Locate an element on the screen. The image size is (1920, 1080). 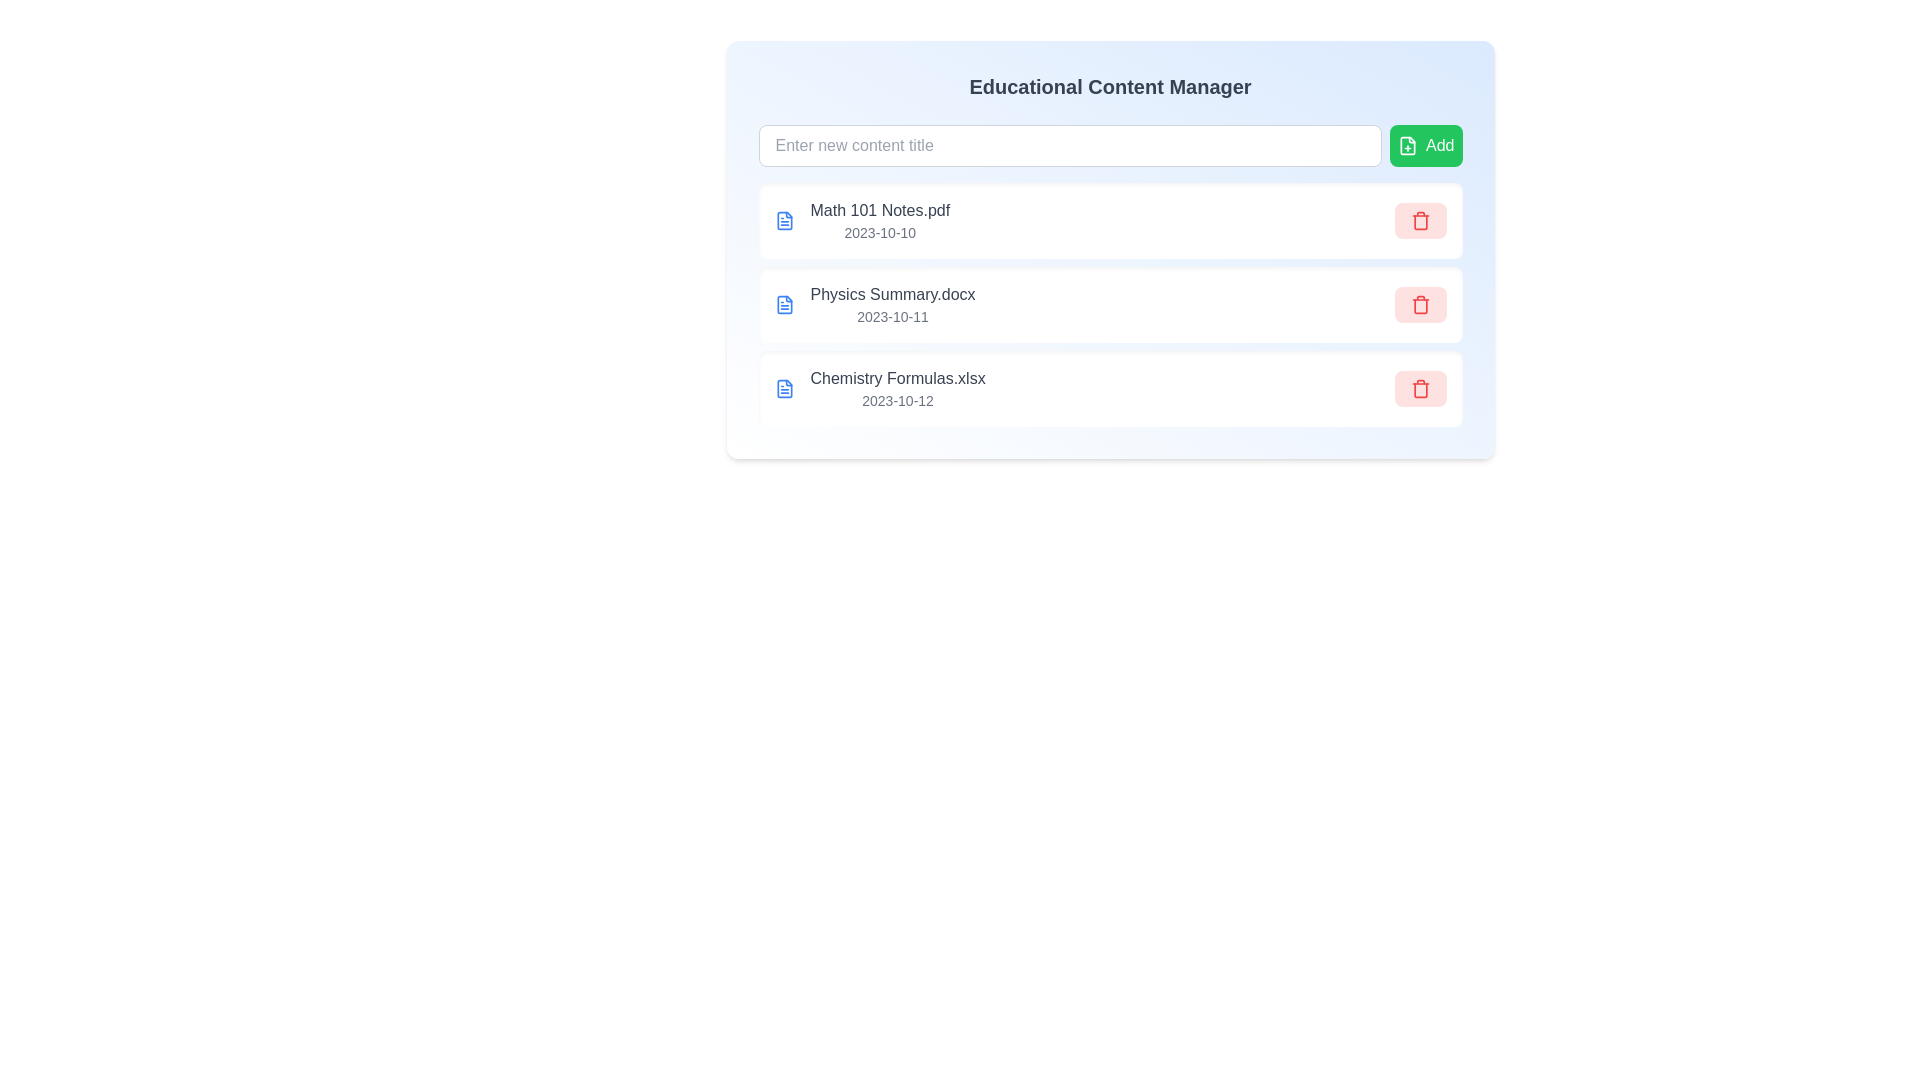
the 'Physics Summary.docx' file entry in the list, which is the second item positioned under the 'Educational Content Manager' header is located at coordinates (874, 304).